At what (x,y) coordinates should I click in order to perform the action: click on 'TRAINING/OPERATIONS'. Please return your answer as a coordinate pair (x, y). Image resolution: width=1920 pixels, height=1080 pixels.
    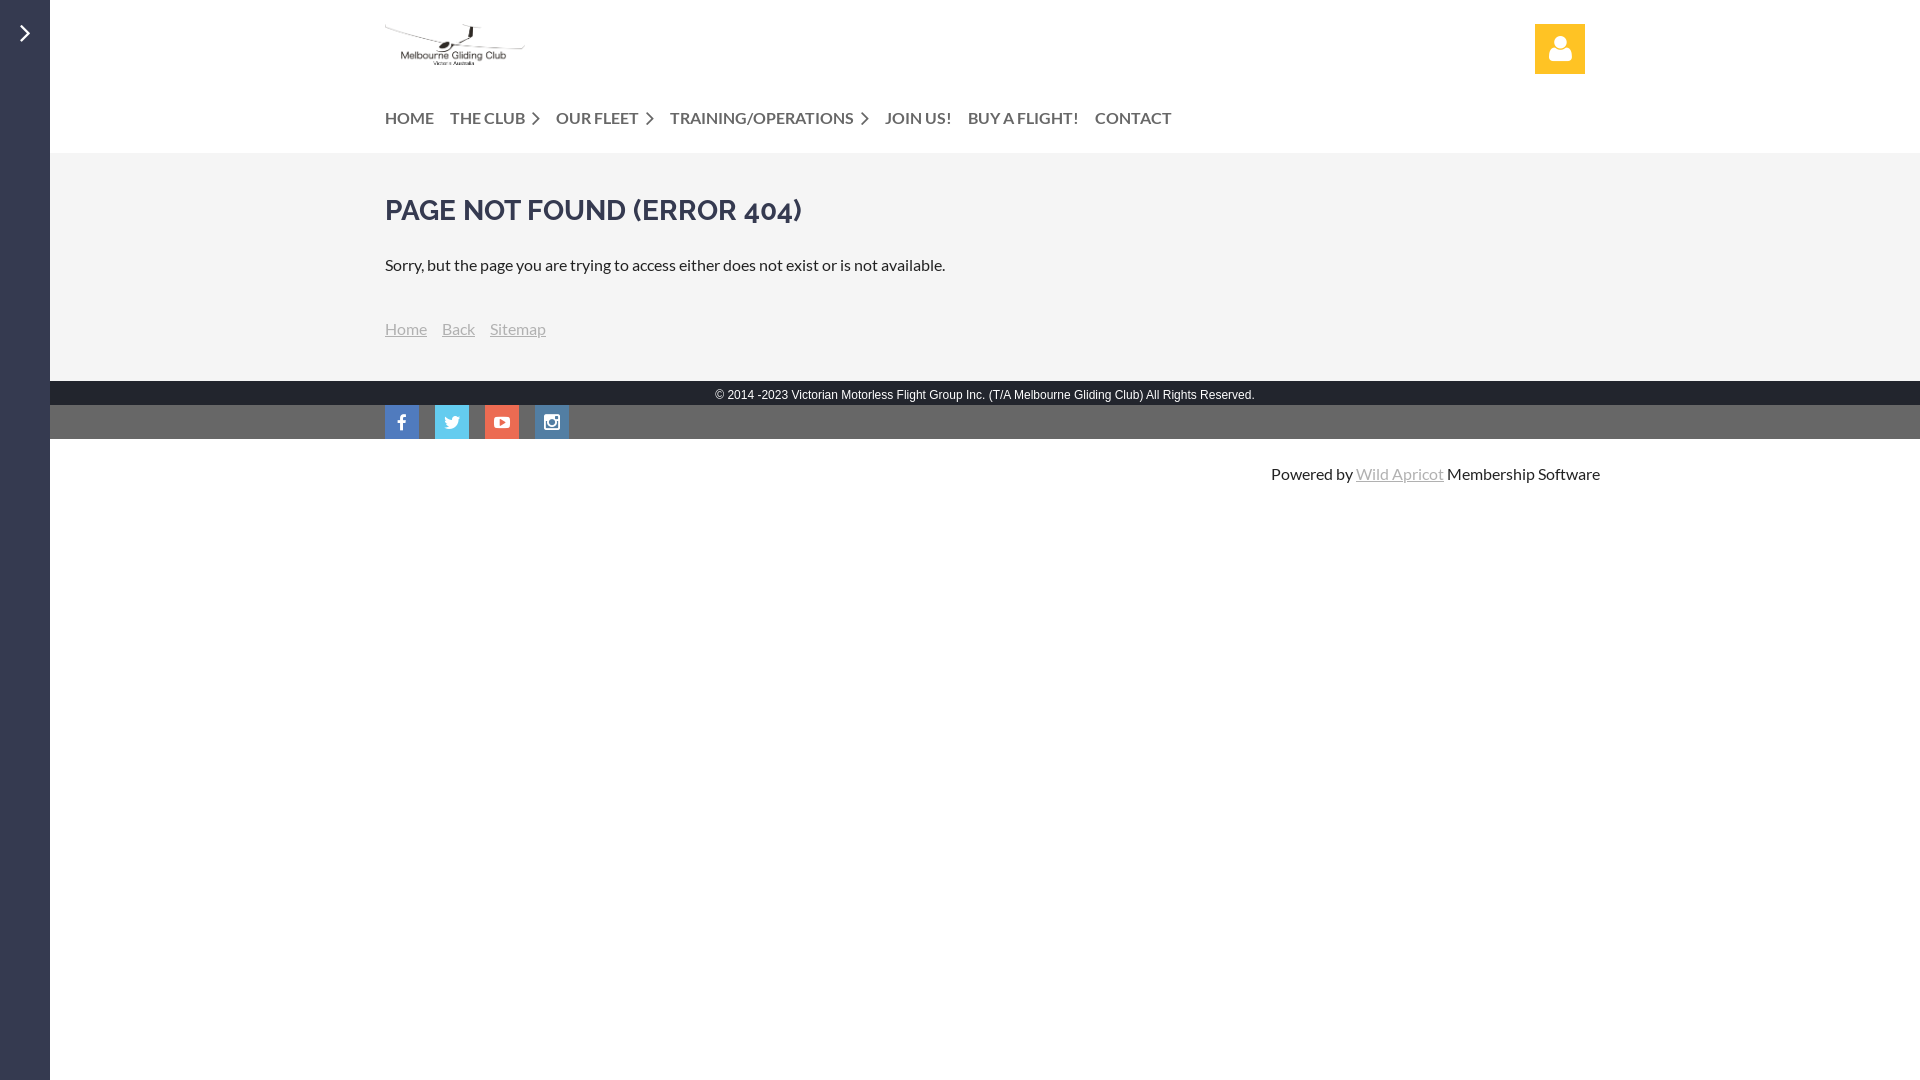
    Looking at the image, I should click on (776, 117).